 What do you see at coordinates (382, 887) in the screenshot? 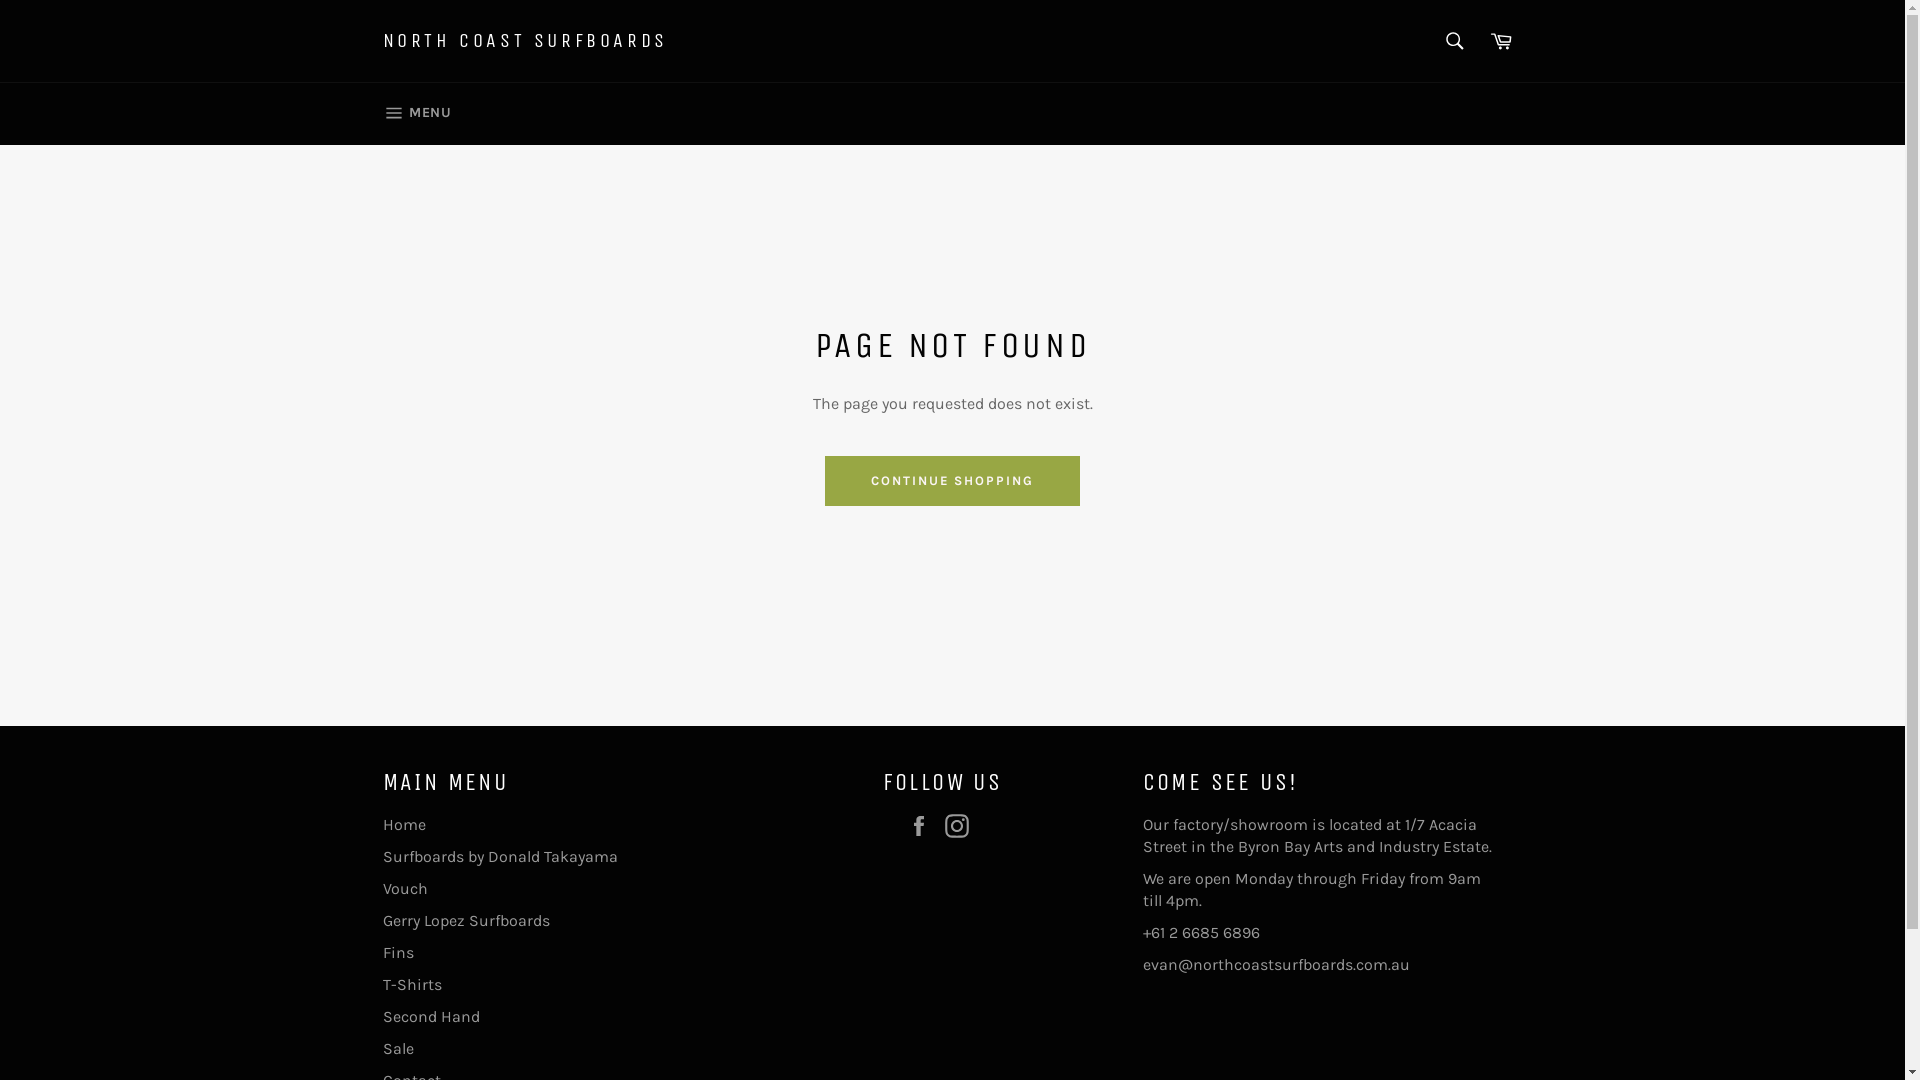
I see `'Vouch'` at bounding box center [382, 887].